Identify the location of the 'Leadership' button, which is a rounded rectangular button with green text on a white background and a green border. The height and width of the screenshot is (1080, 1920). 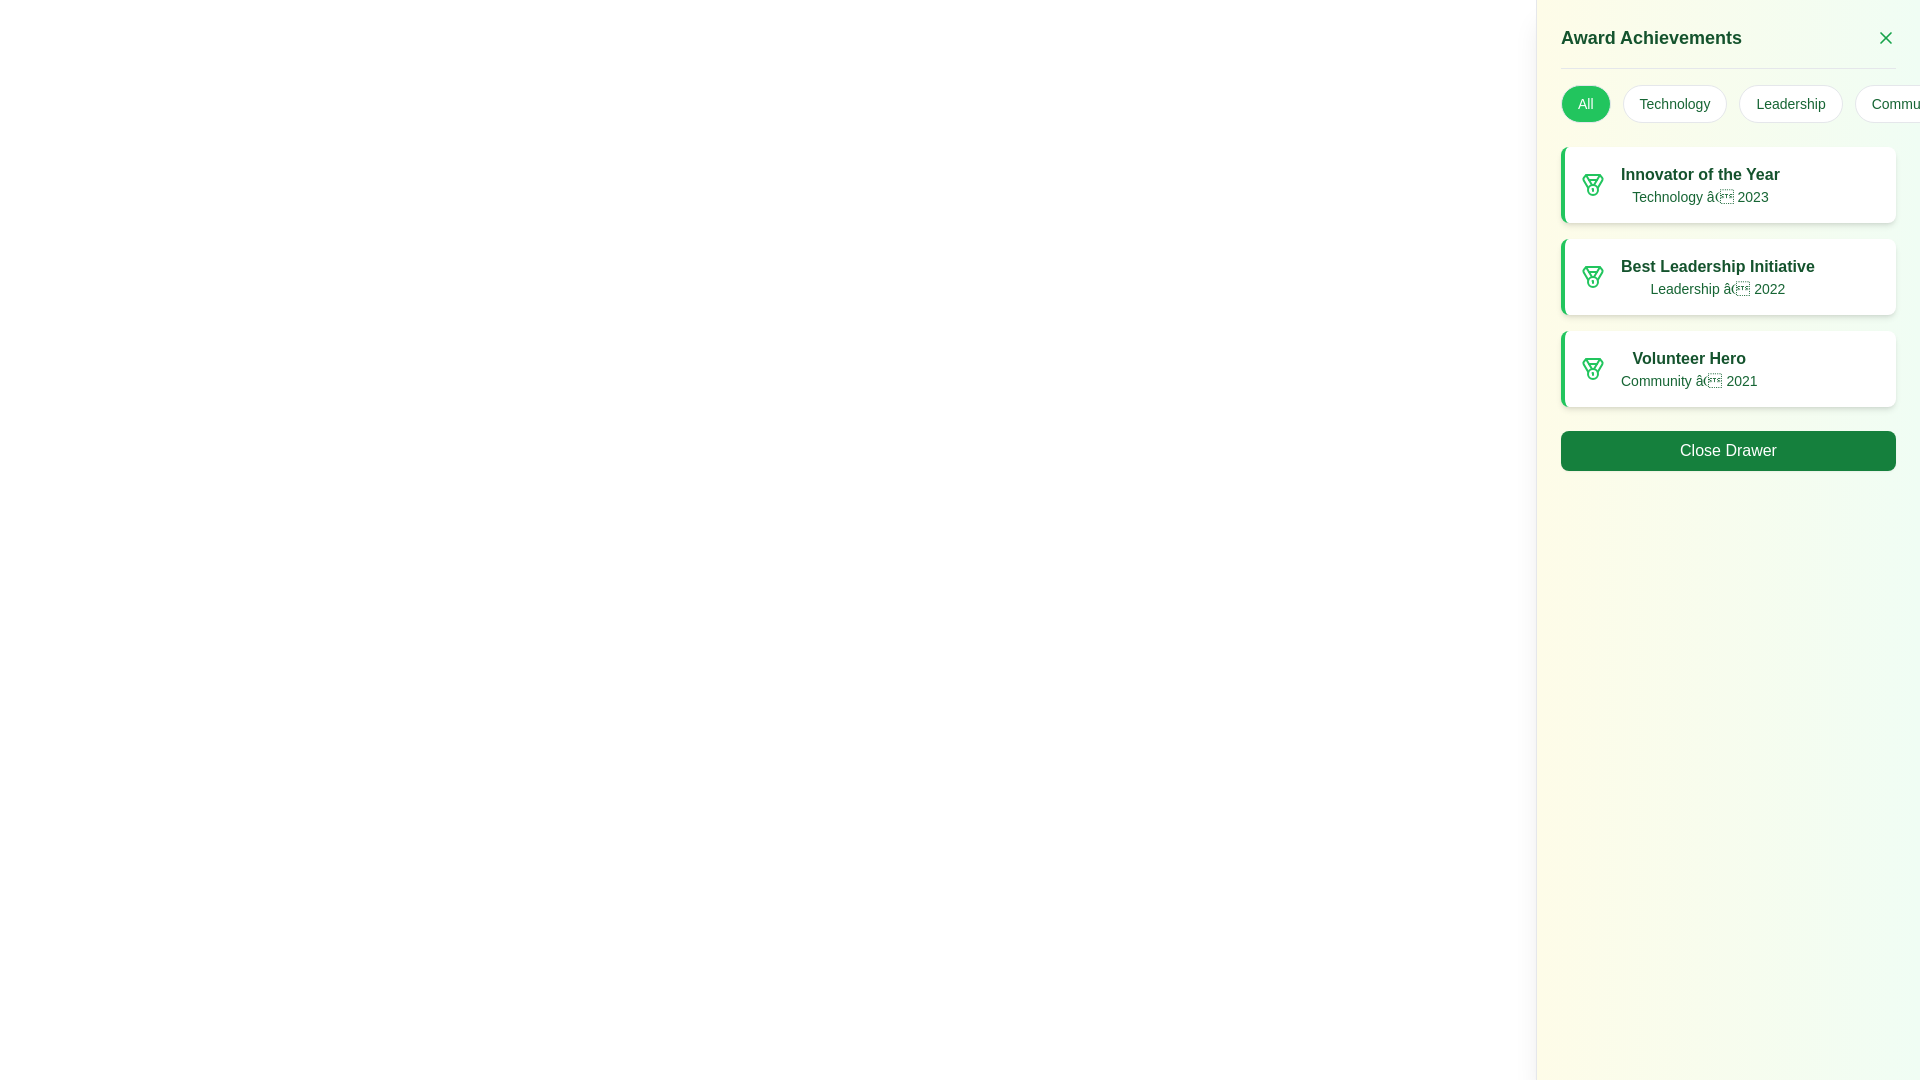
(1790, 104).